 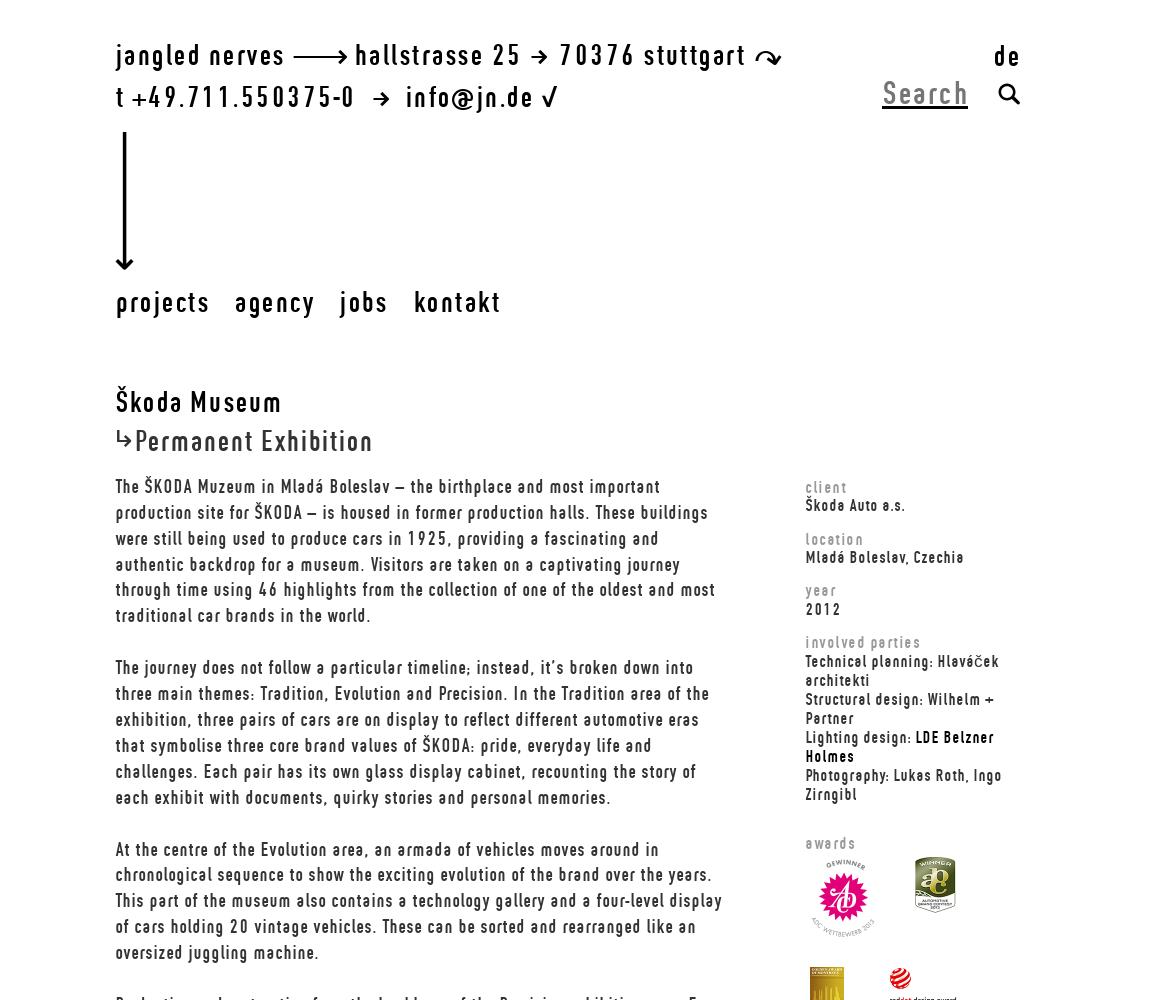 What do you see at coordinates (899, 706) in the screenshot?
I see `'Structural design: Wilhelm + Partner'` at bounding box center [899, 706].